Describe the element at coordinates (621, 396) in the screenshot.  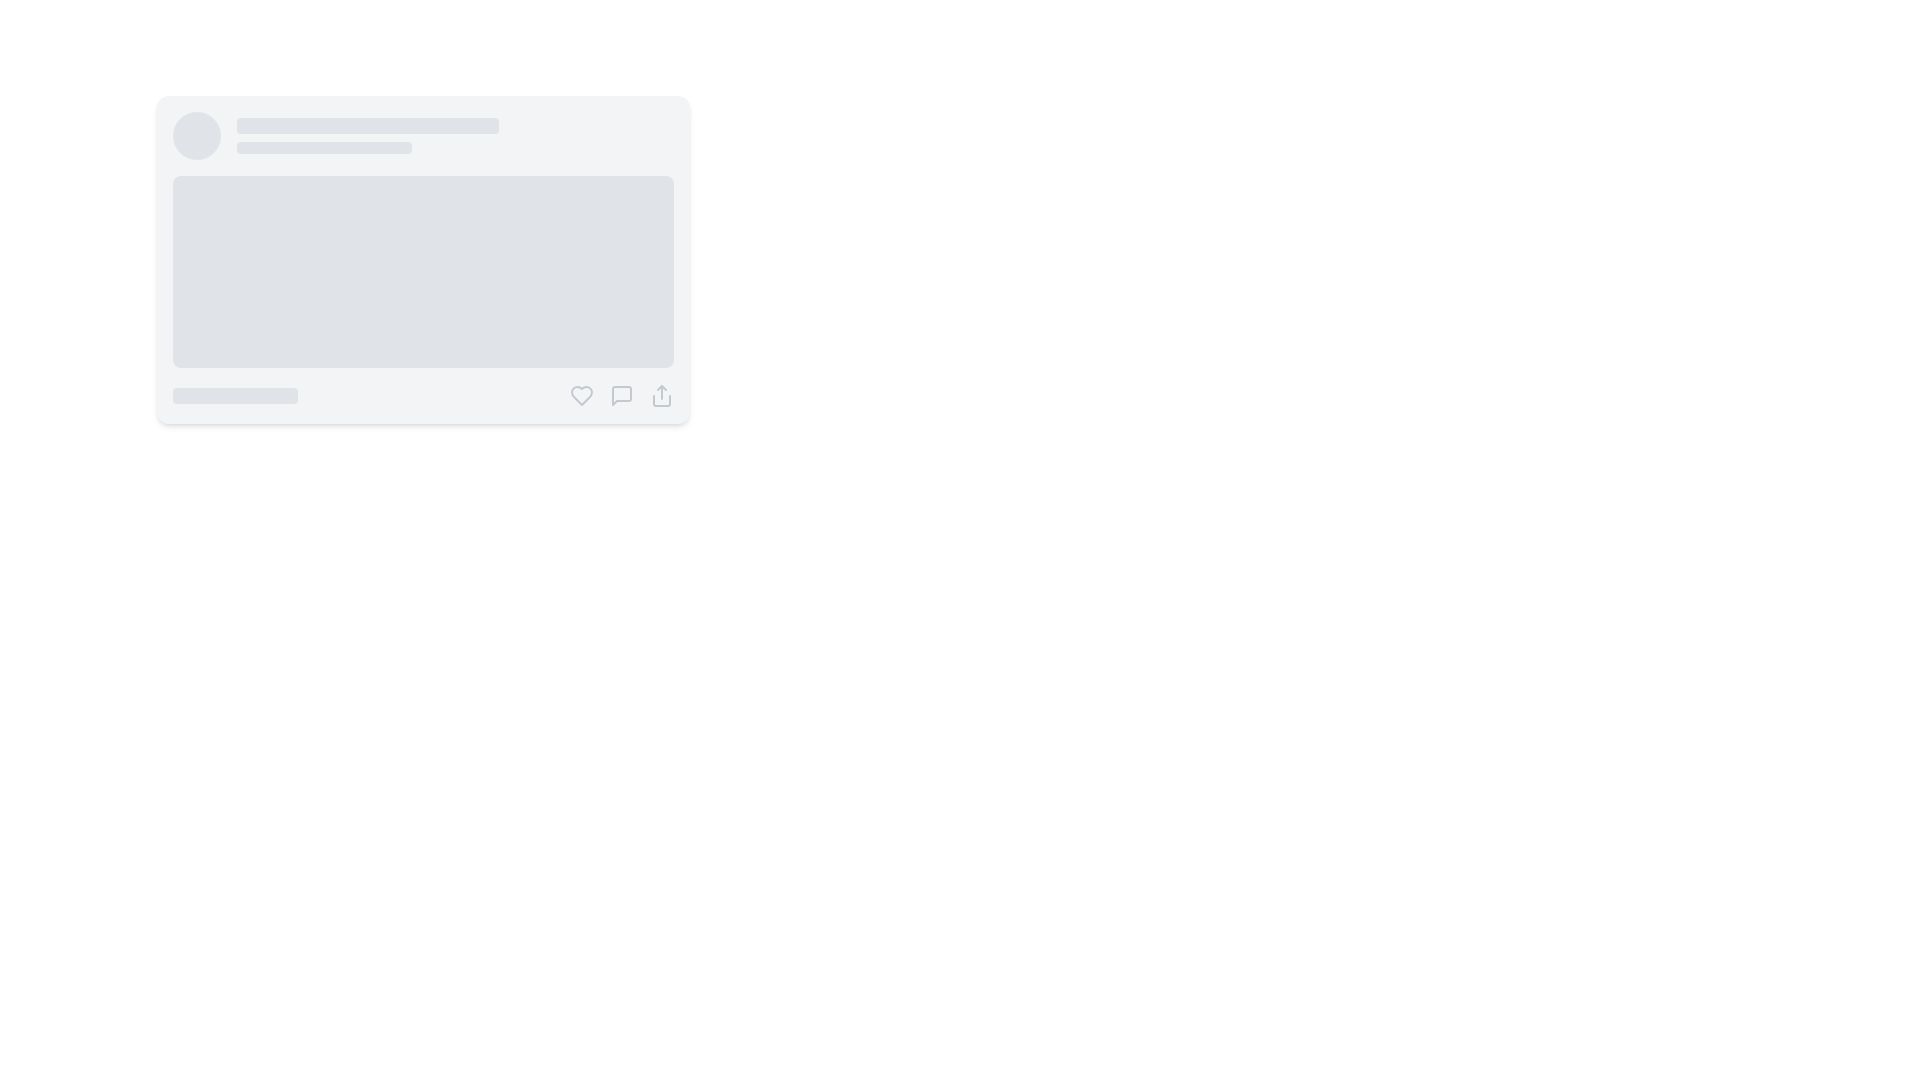
I see `the speech bubble icon located to the left of the heart icon in the interactive section at the bottom right of the card` at that location.